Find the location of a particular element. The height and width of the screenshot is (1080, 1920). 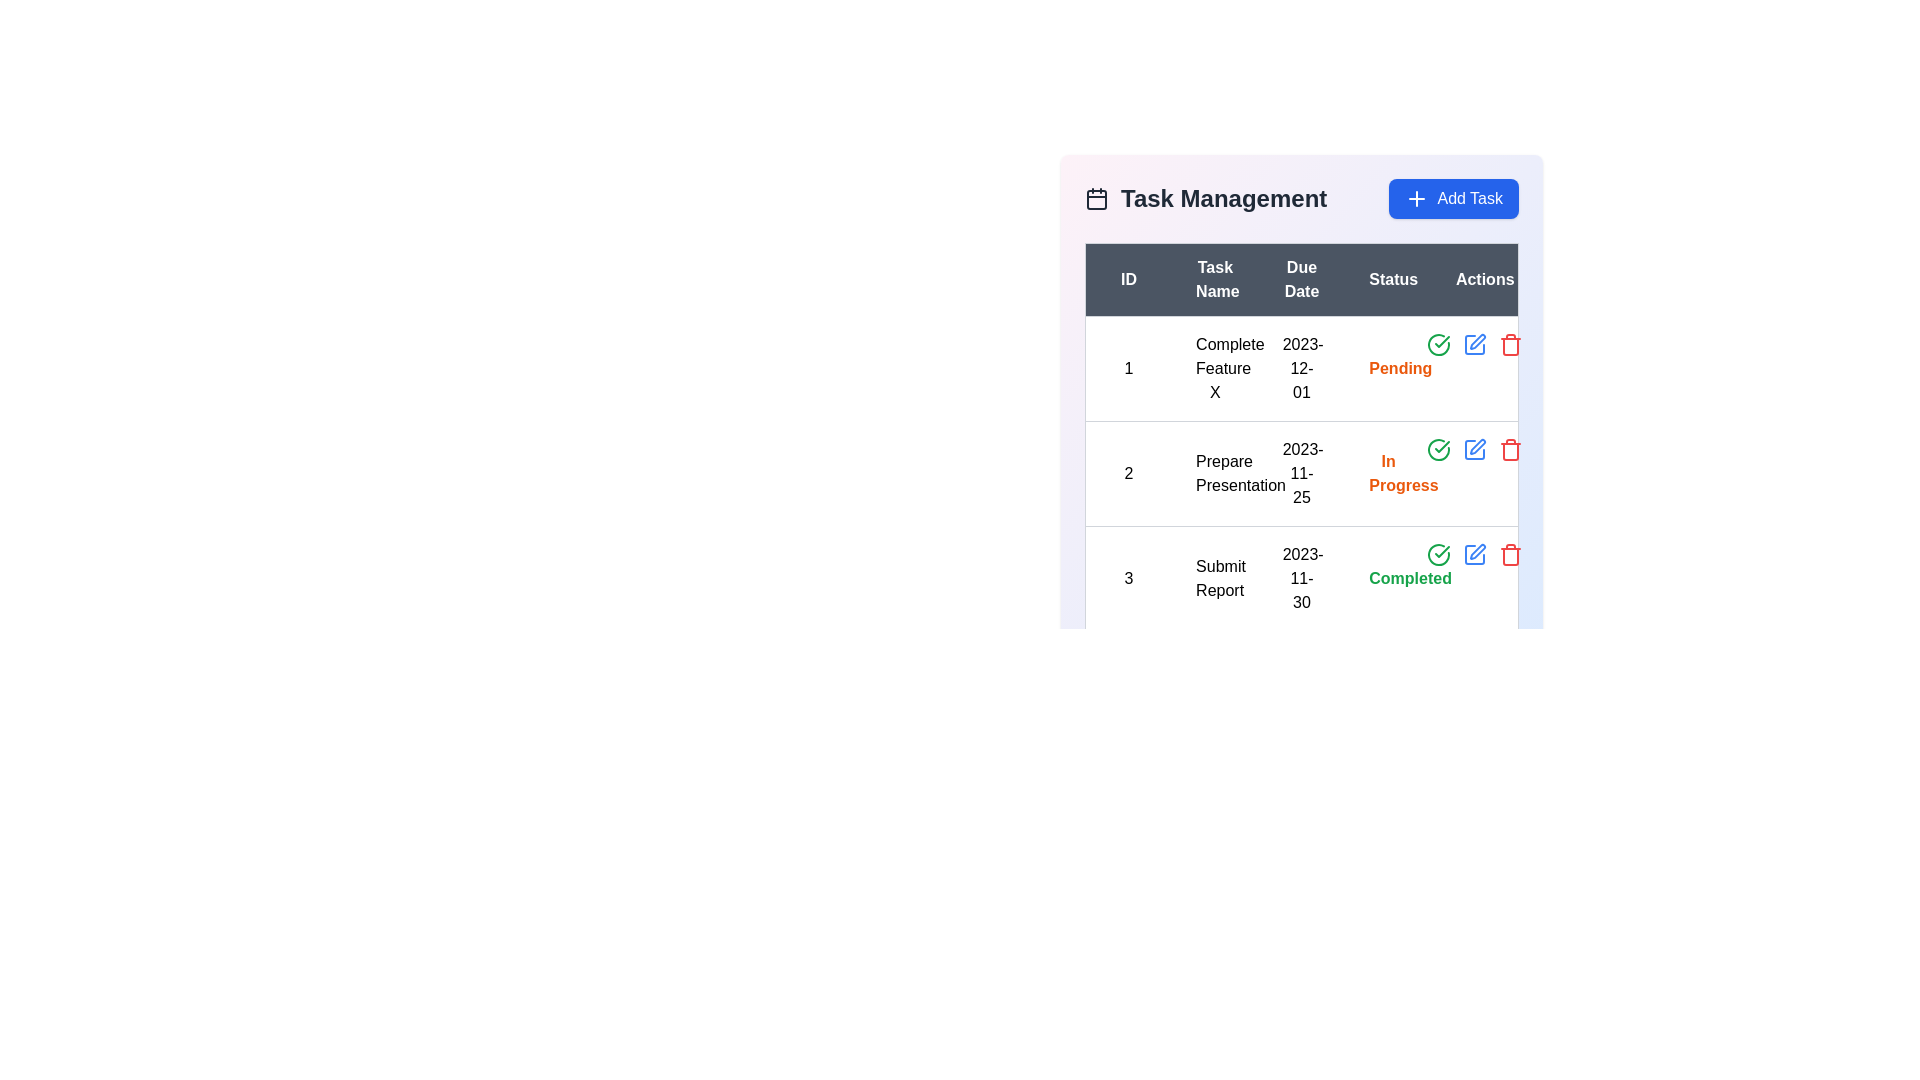

the icon button in the 'Actions' column of the second row in the 'Task Management' table to initiate the edit action for the task named 'Prepare Presentation' is located at coordinates (1474, 450).